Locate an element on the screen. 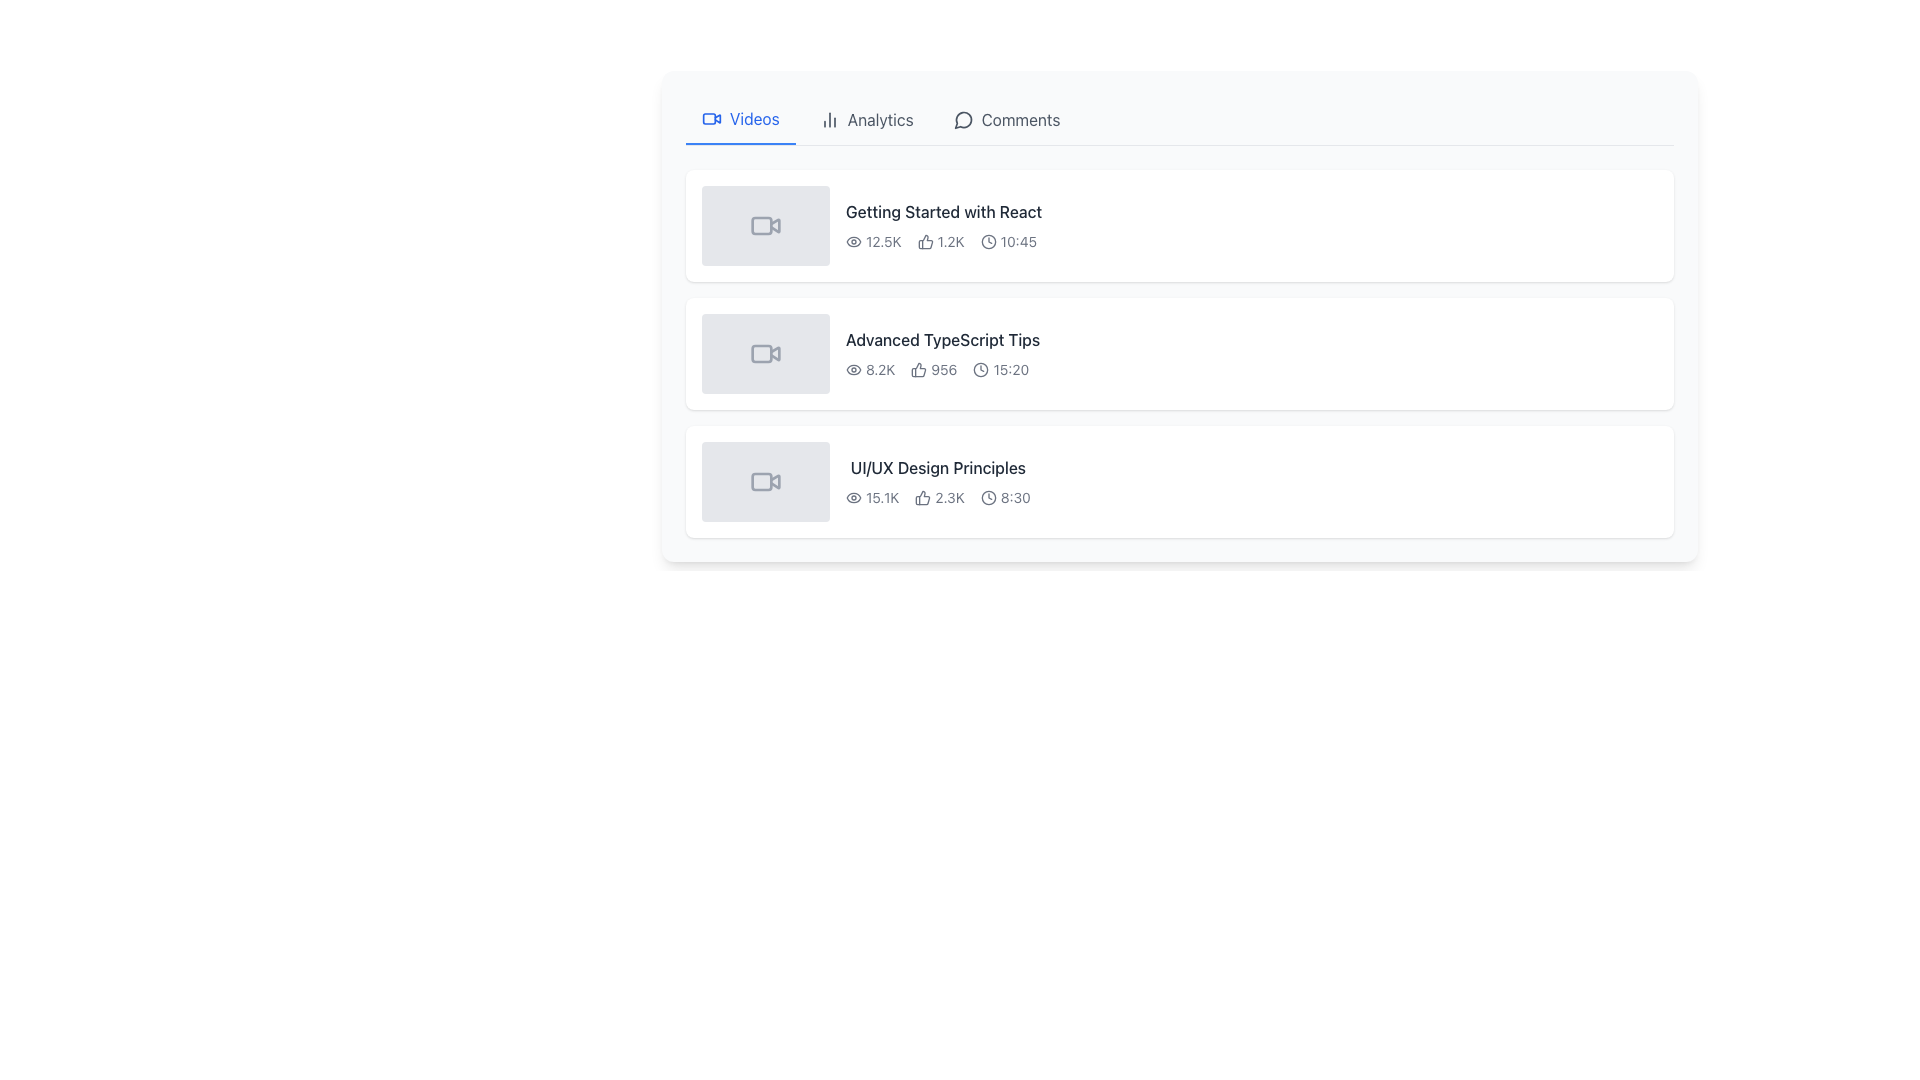  the static text element that displays '12.5K' with an eye icon, indicating view count, located under the video titled 'Getting Started with React' is located at coordinates (873, 241).